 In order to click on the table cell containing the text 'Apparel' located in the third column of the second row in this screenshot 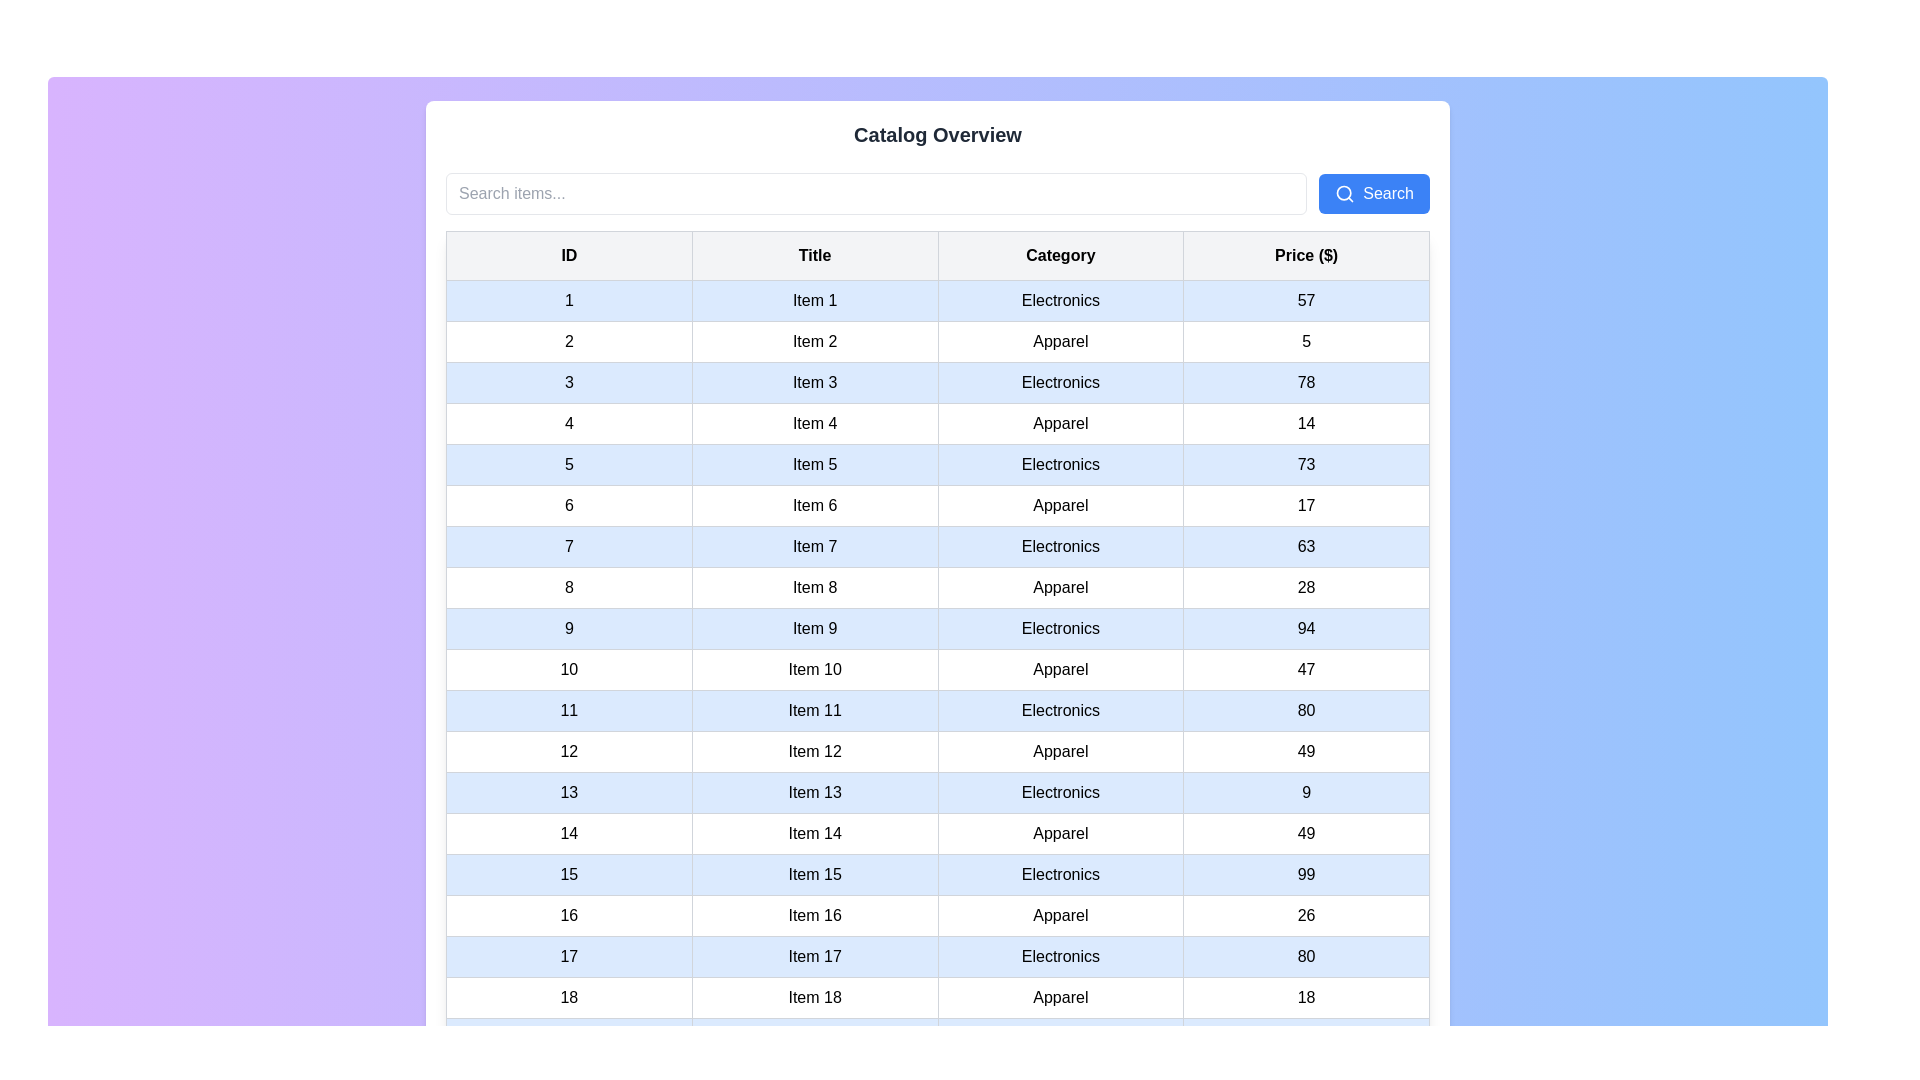, I will do `click(1059, 341)`.